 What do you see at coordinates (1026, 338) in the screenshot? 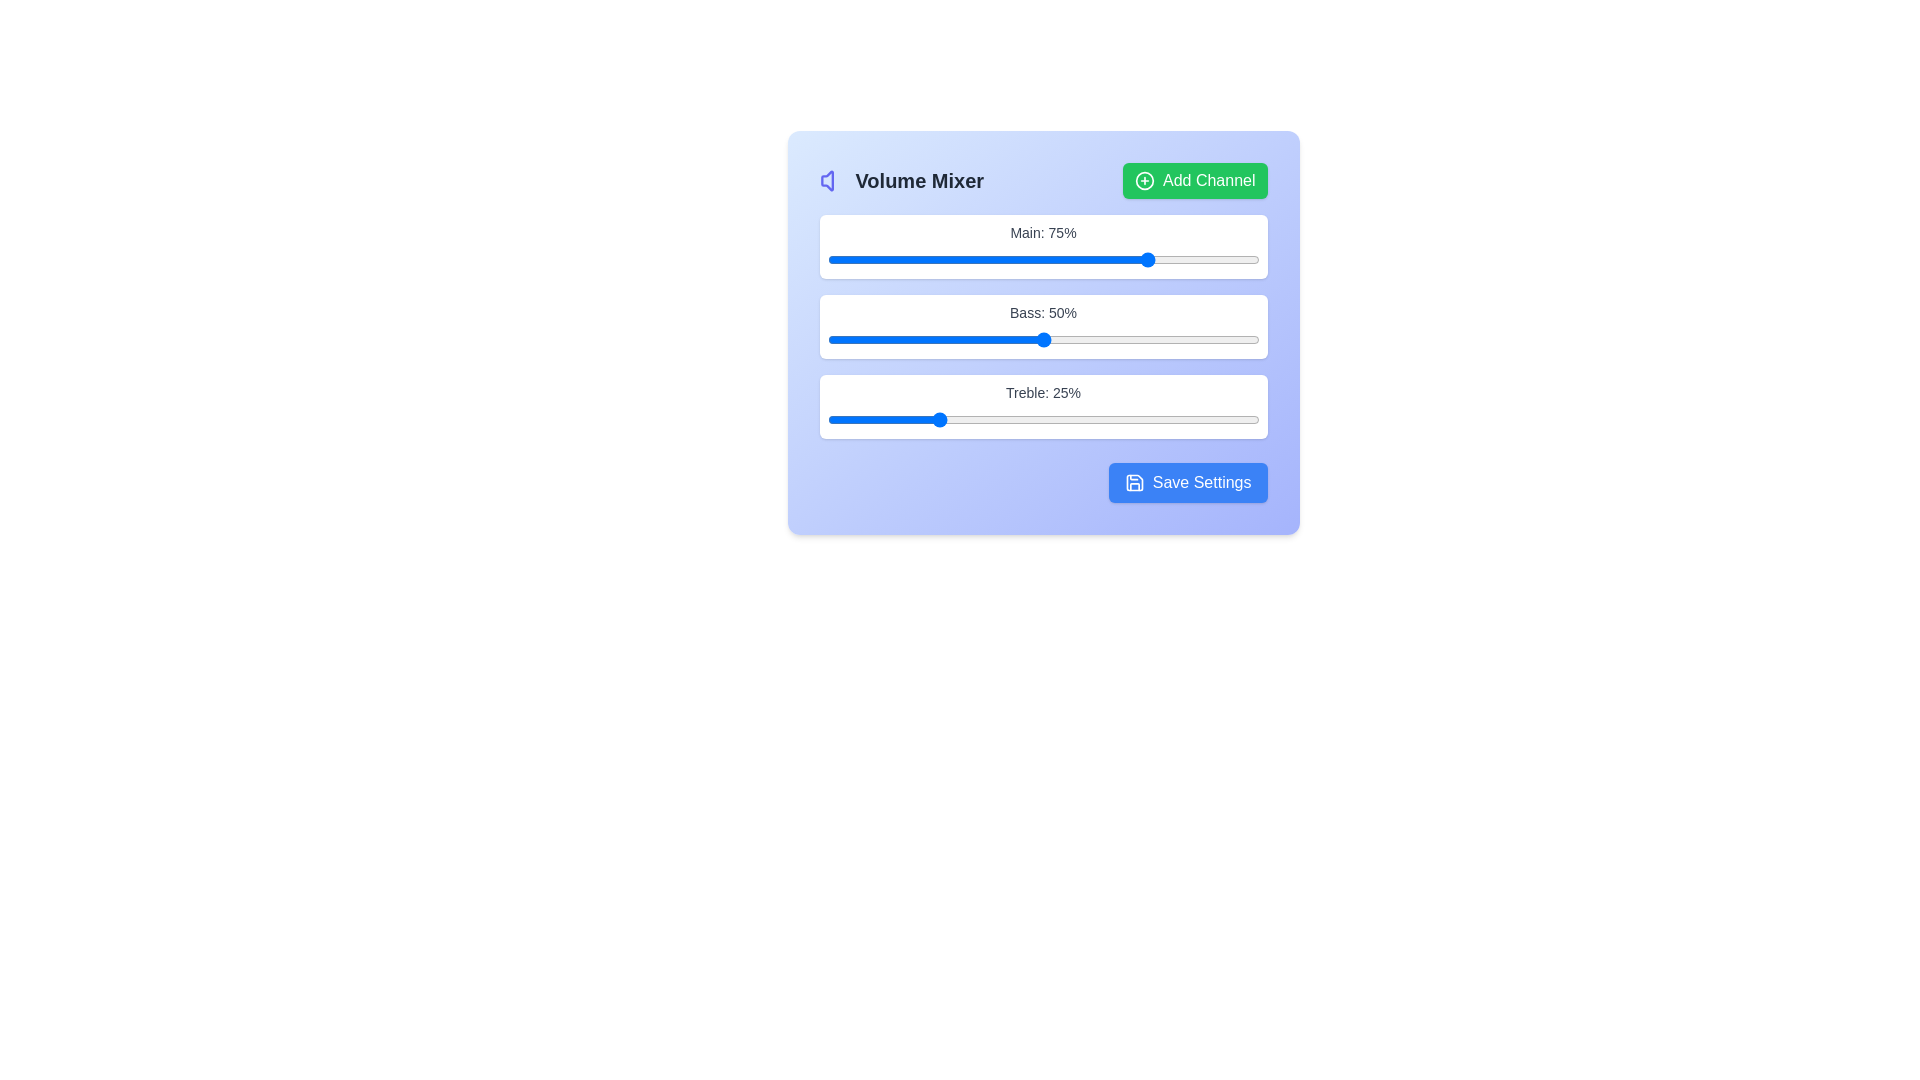
I see `bass level` at bounding box center [1026, 338].